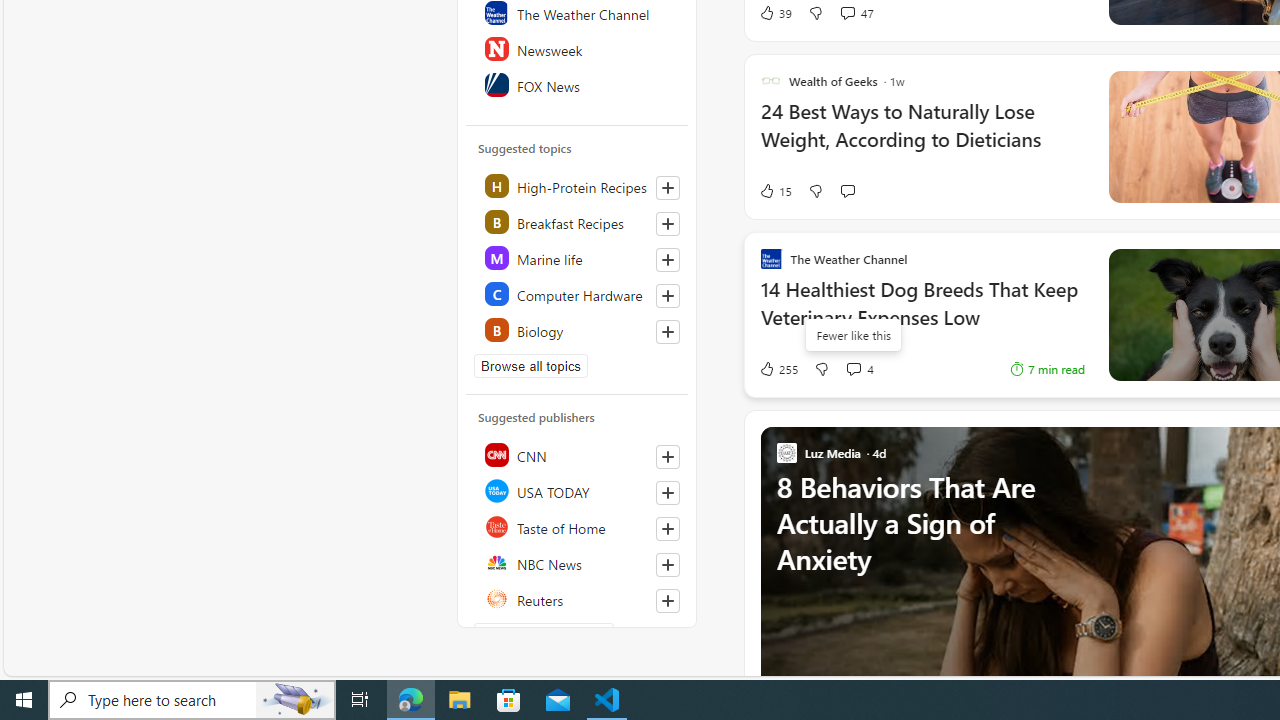  Describe the element at coordinates (667, 330) in the screenshot. I see `'Follow this topic'` at that location.